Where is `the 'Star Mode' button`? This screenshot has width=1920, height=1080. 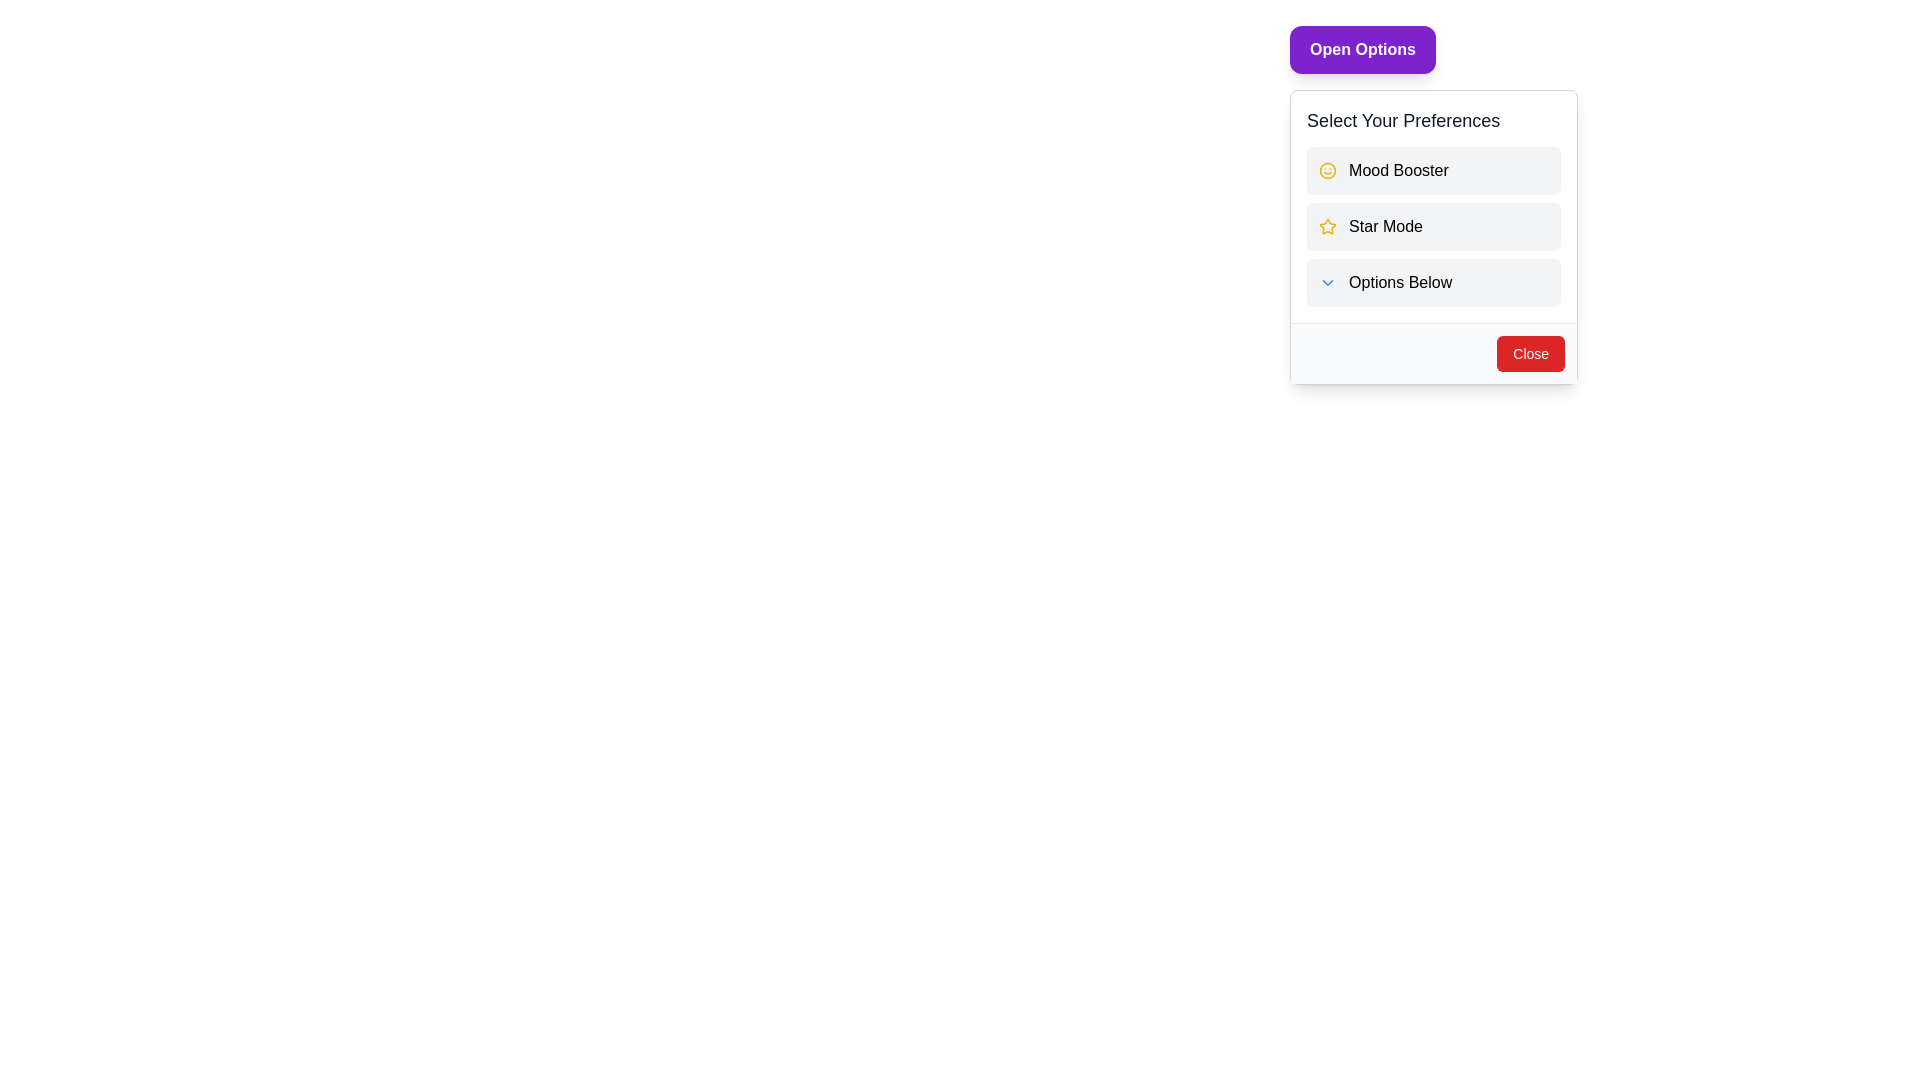 the 'Star Mode' button is located at coordinates (1433, 236).